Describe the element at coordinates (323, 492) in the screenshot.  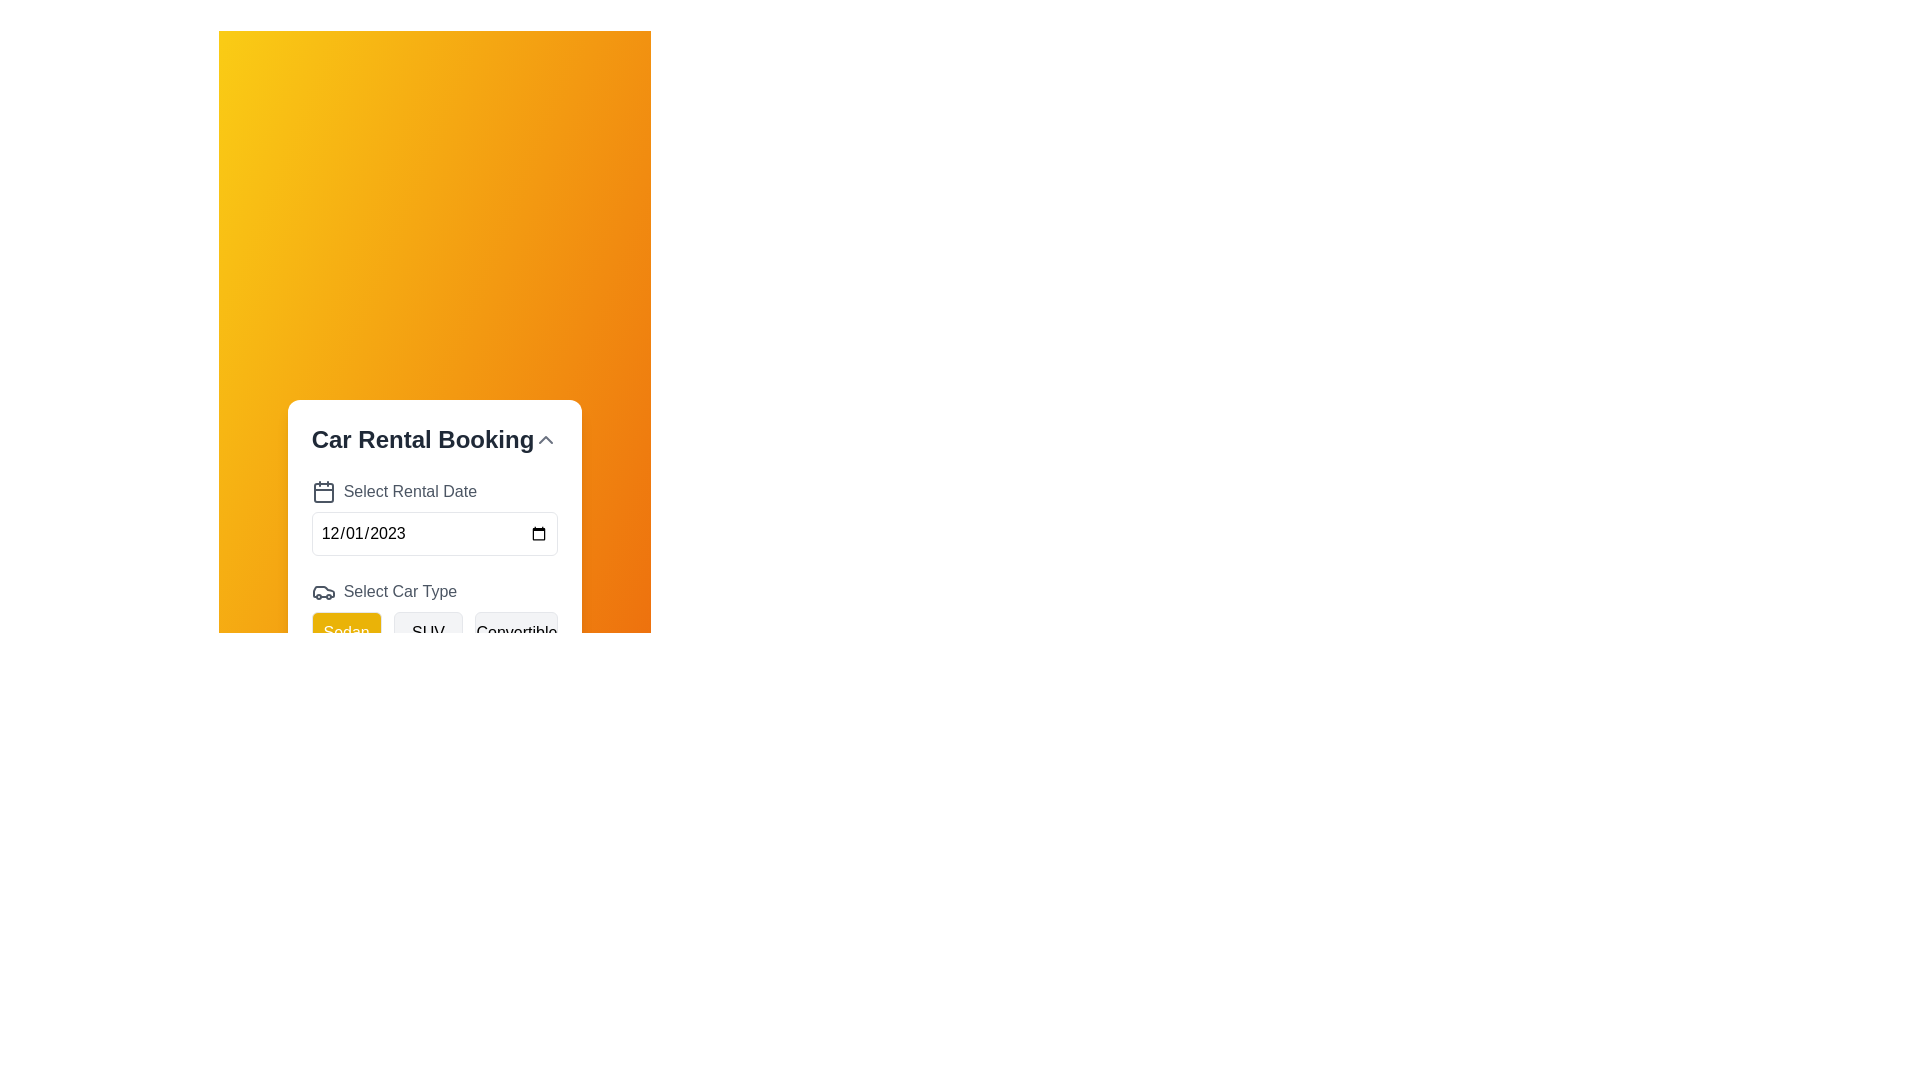
I see `the minimalist calendar icon which features a square outline and two vertical lines at the top, located to the left of the 'Select Rental Date' label` at that location.